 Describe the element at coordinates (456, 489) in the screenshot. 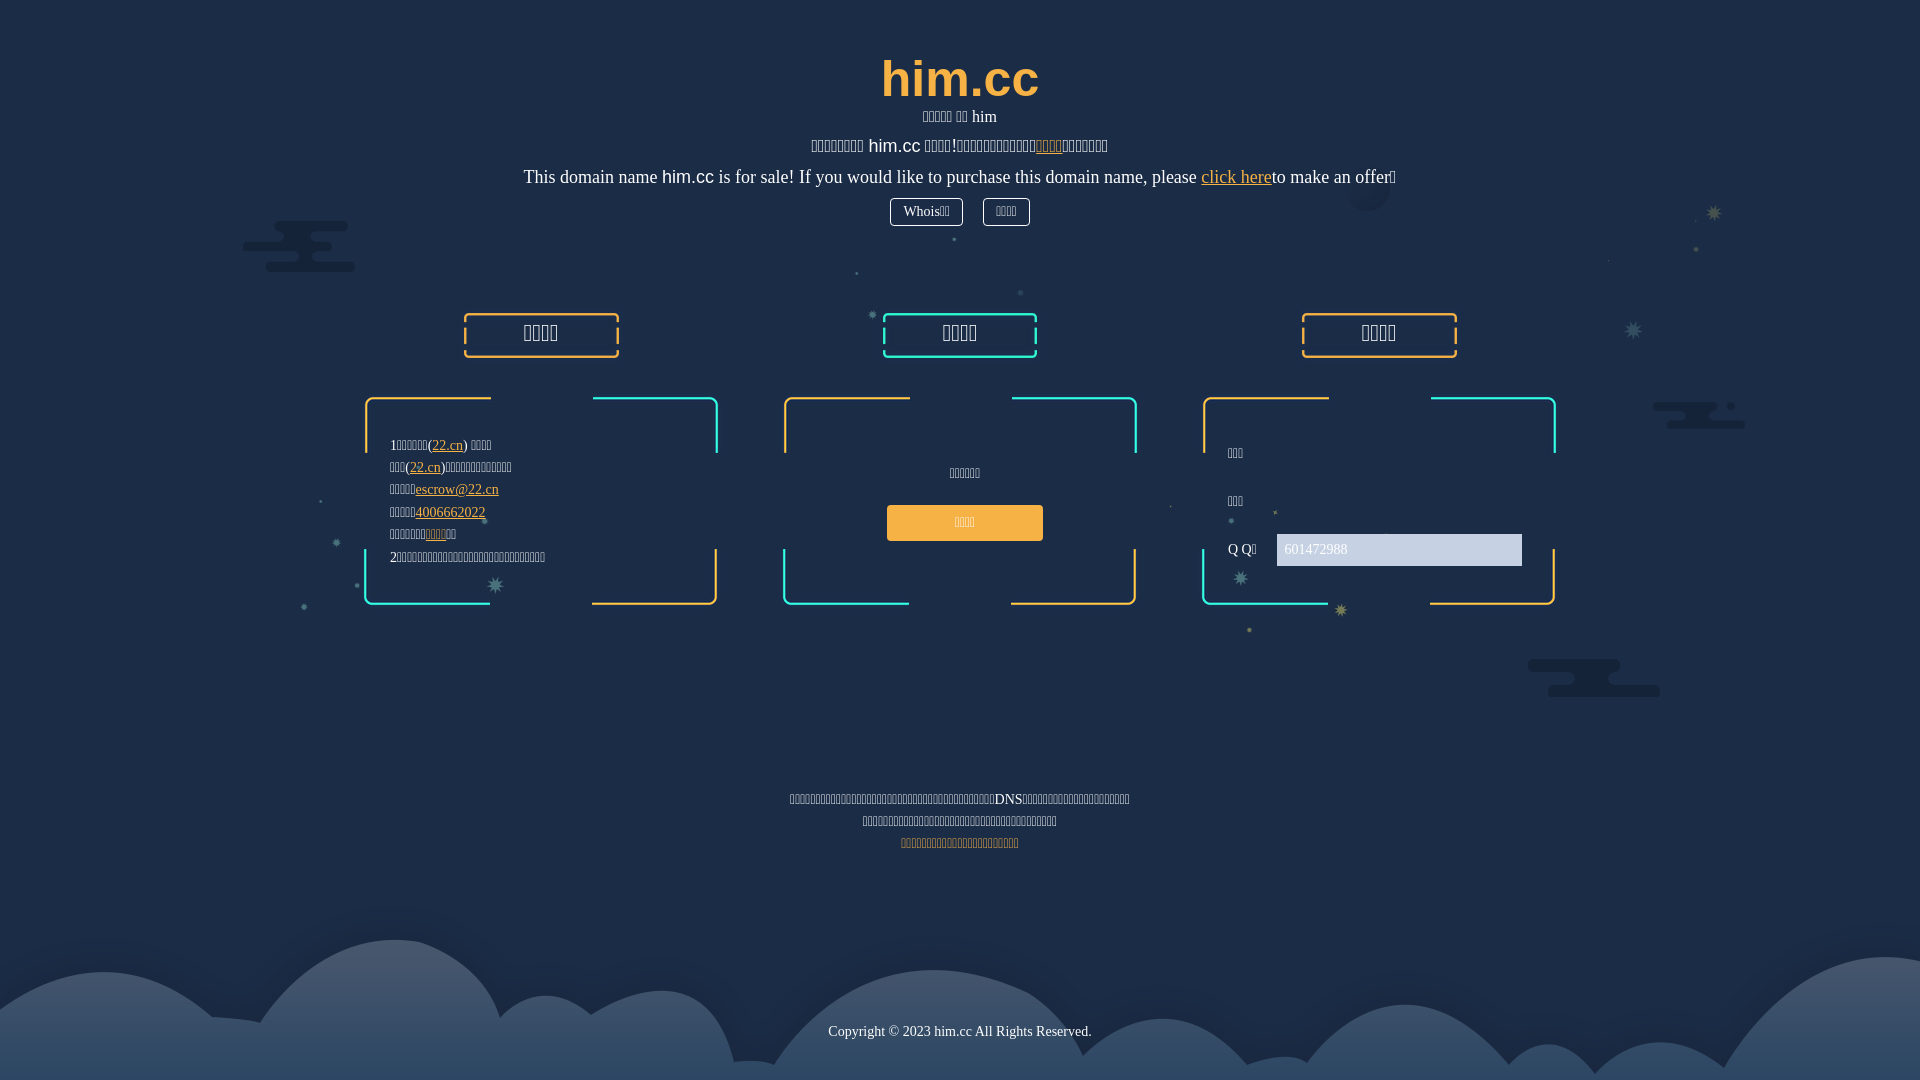

I see `'escrow@22.cn'` at that location.